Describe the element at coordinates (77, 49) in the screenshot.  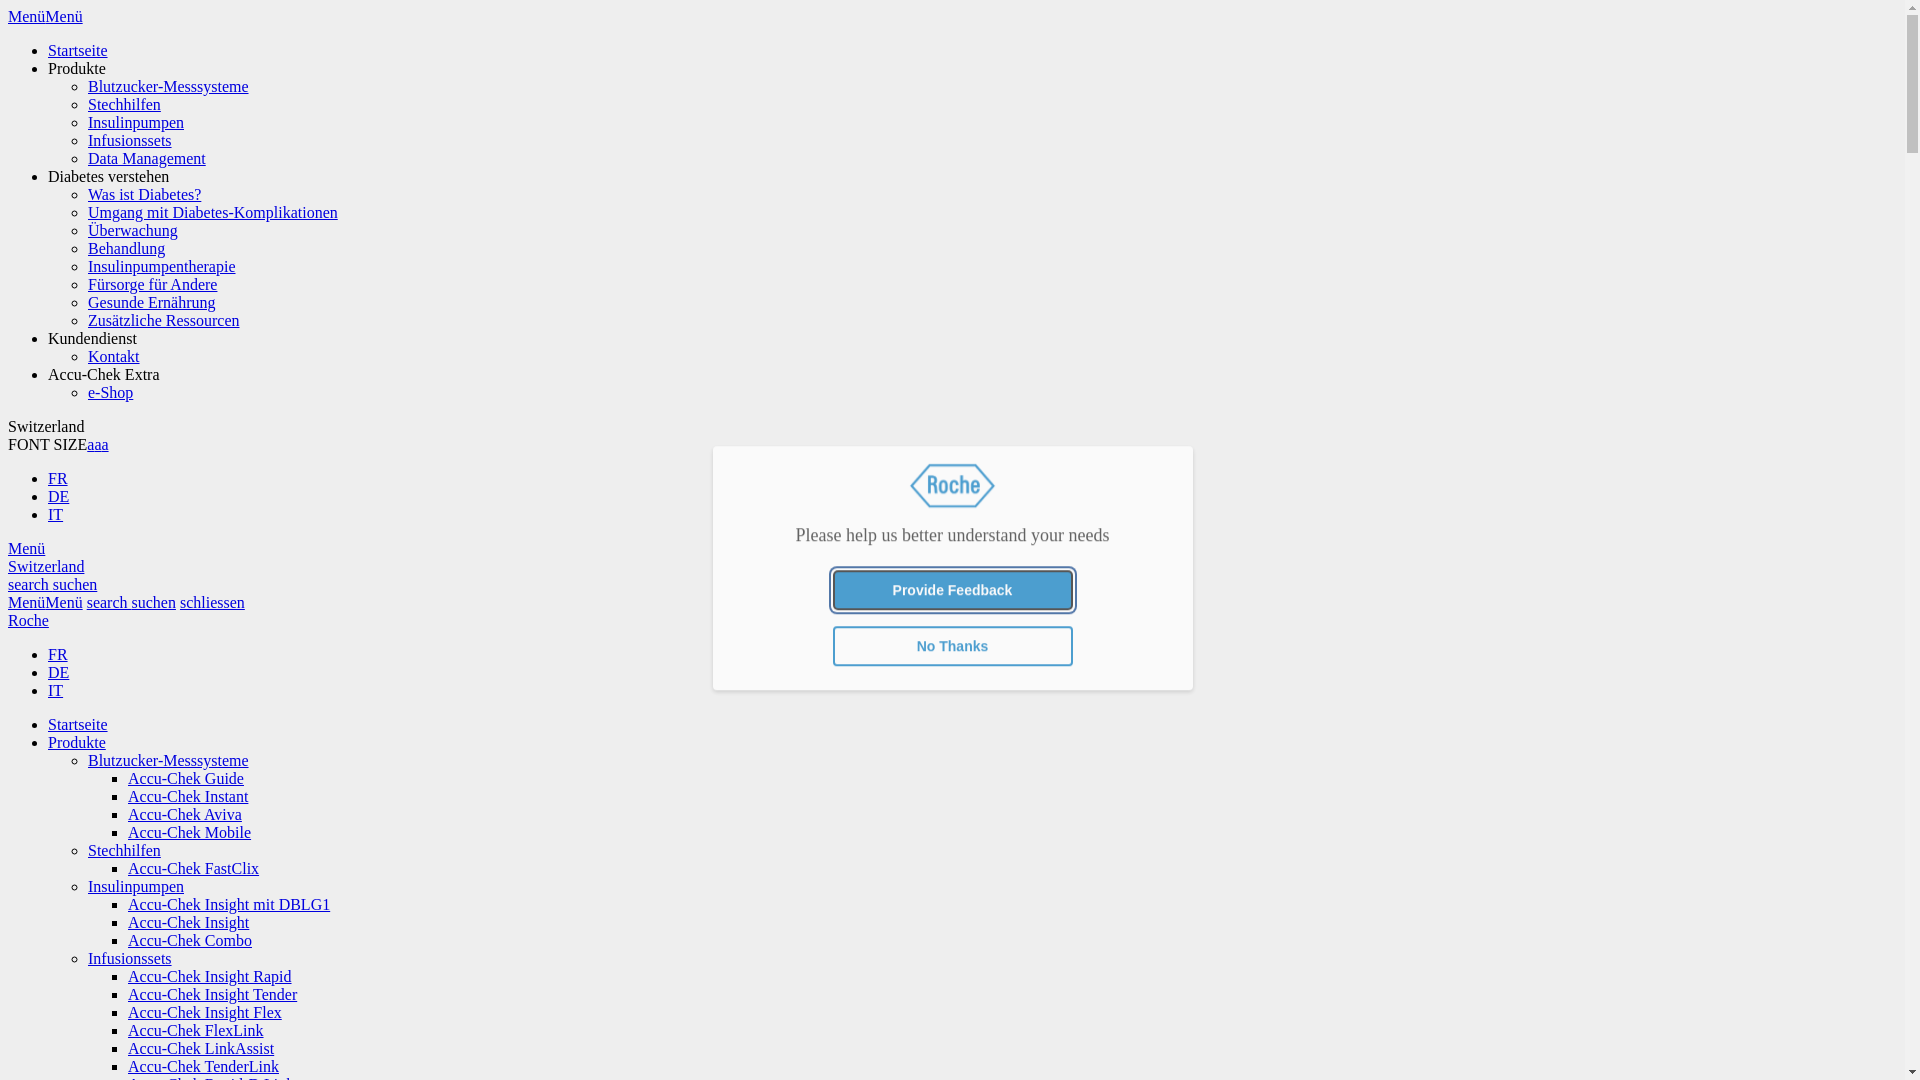
I see `'Startseite'` at that location.